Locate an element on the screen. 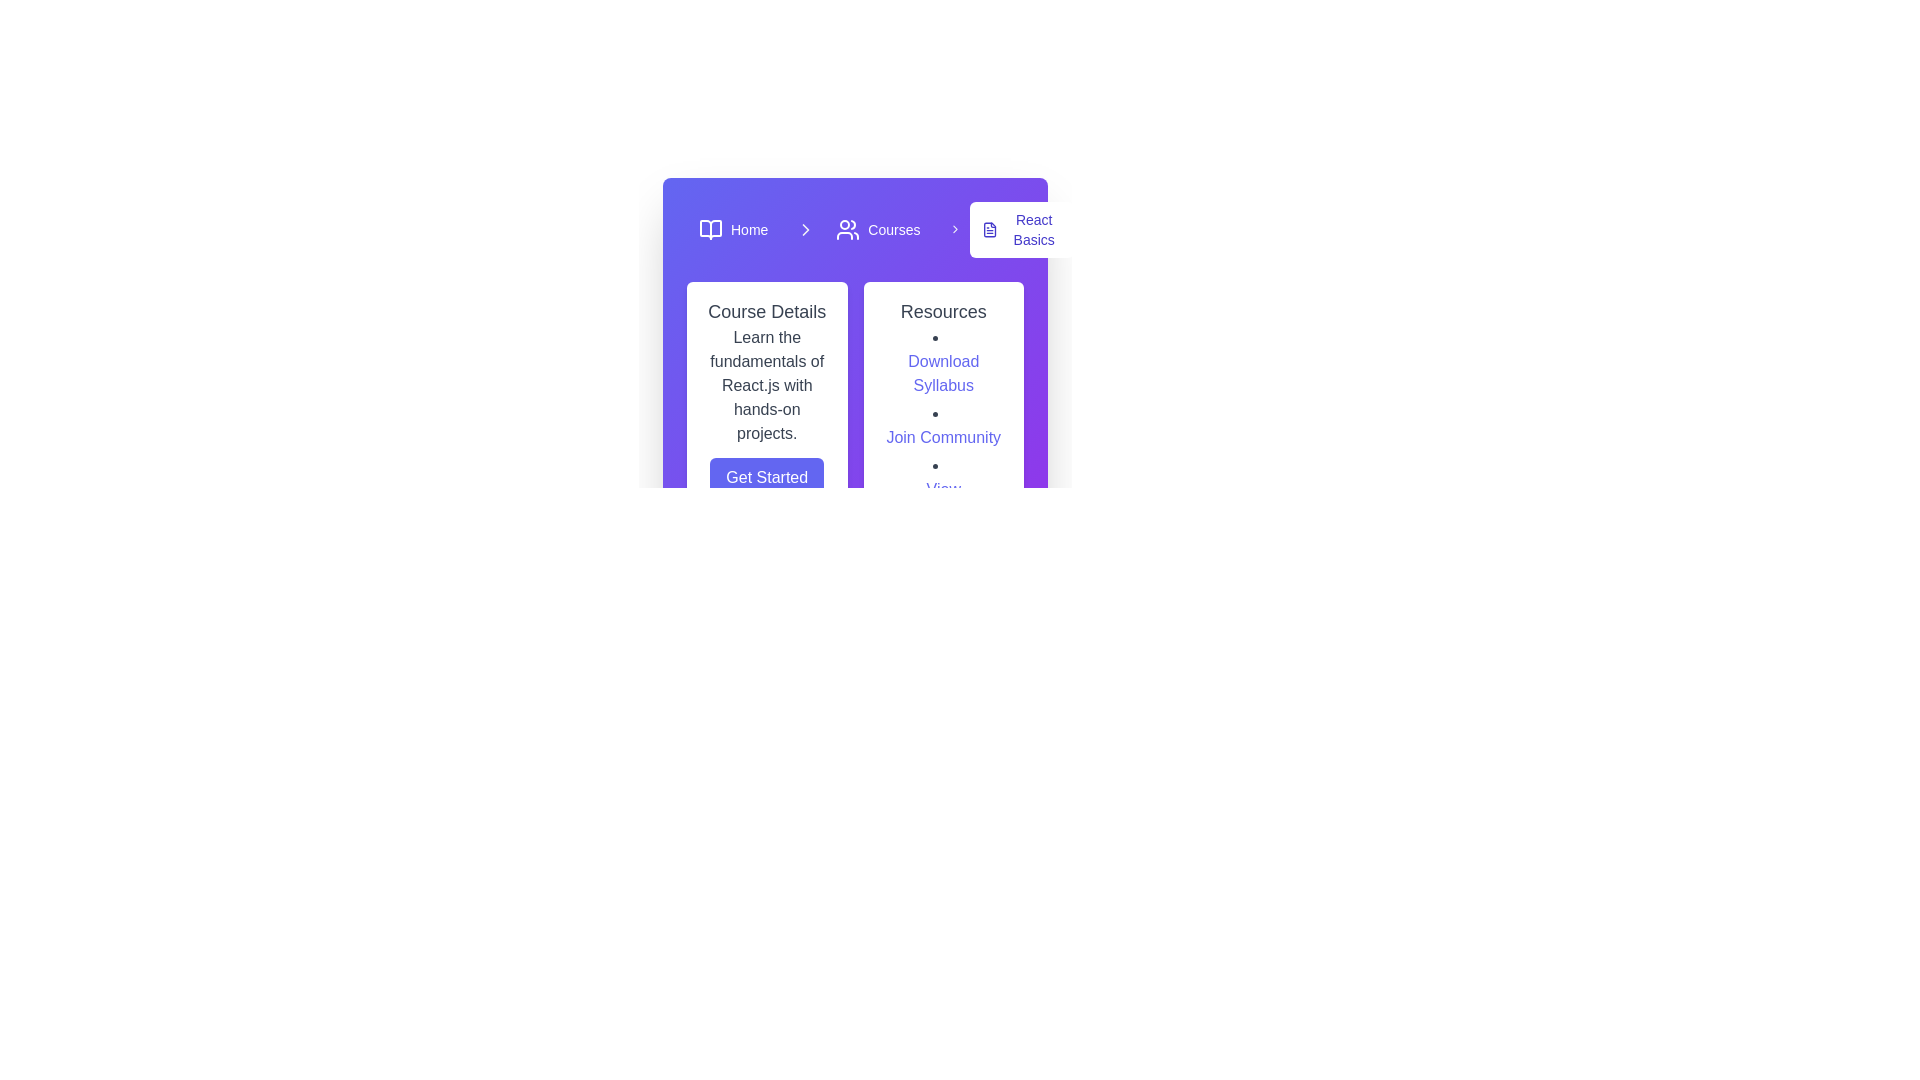 The height and width of the screenshot is (1080, 1920). text label displaying 'Learn the fundamentals of React.js with hands-on projects.' located in the Course Details card is located at coordinates (766, 385).